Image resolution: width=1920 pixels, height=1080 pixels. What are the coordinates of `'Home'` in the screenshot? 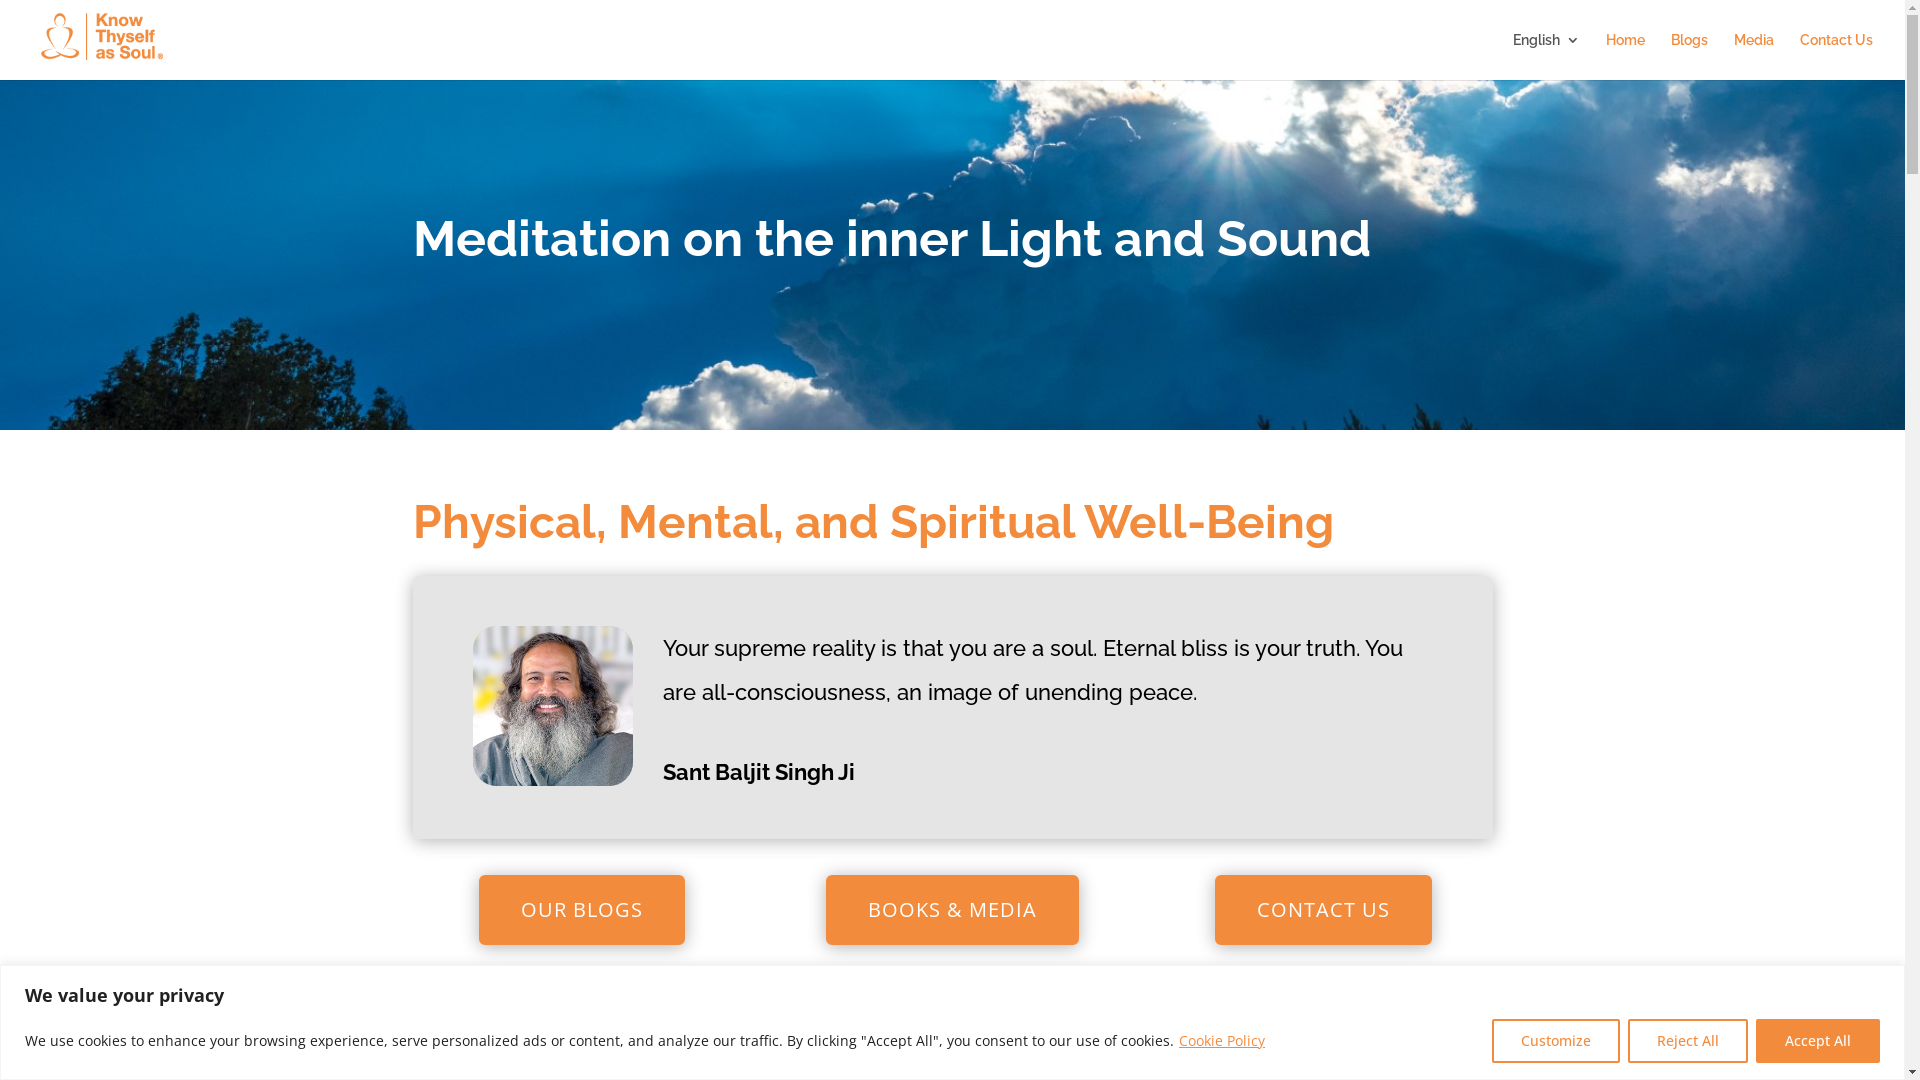 It's located at (1625, 55).